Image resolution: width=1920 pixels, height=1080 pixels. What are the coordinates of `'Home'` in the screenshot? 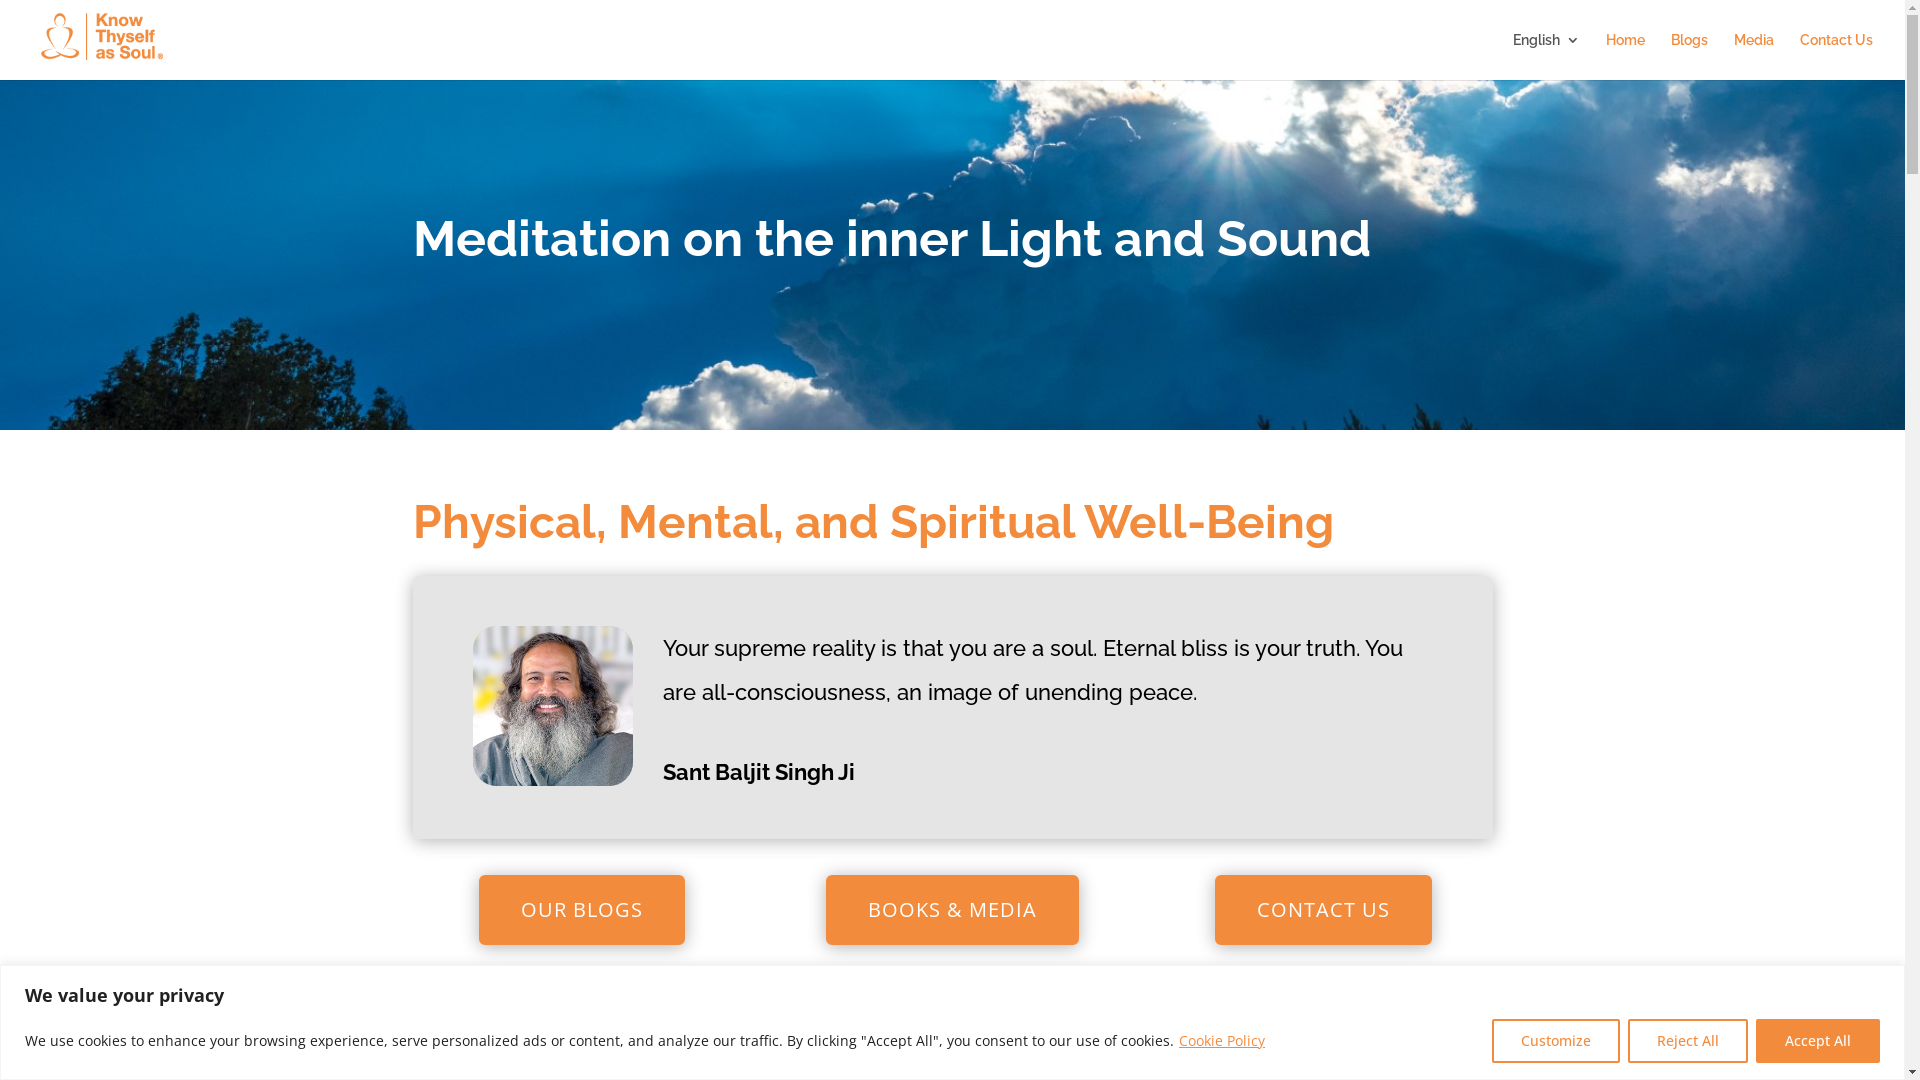 It's located at (1625, 55).